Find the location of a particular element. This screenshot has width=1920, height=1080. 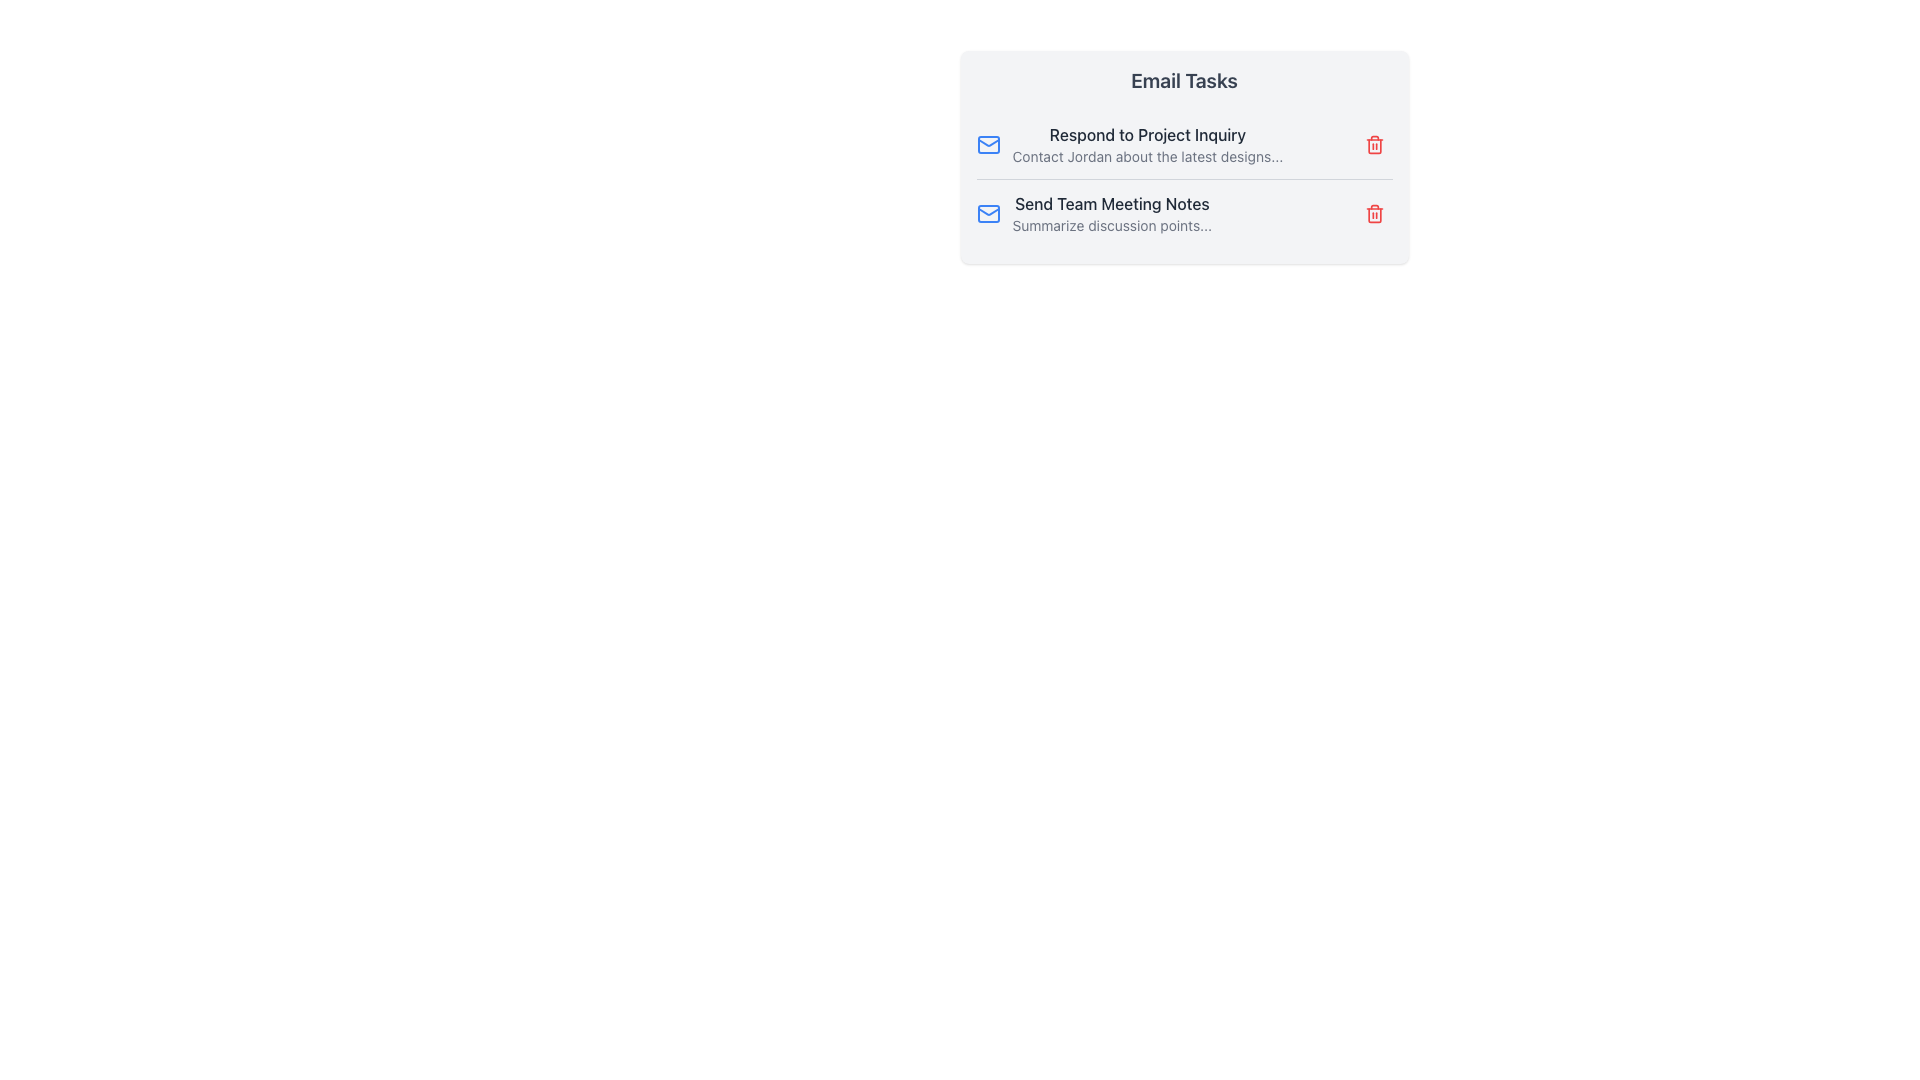

the task titled 'Respond to Project Inquiry' is located at coordinates (1184, 144).